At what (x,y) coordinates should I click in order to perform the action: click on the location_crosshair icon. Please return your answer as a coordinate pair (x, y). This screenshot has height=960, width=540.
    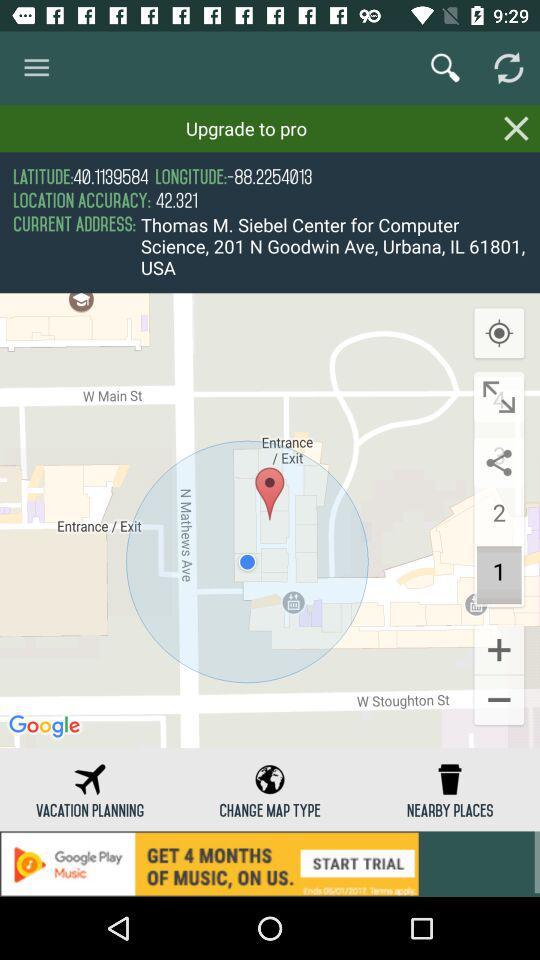
    Looking at the image, I should click on (498, 333).